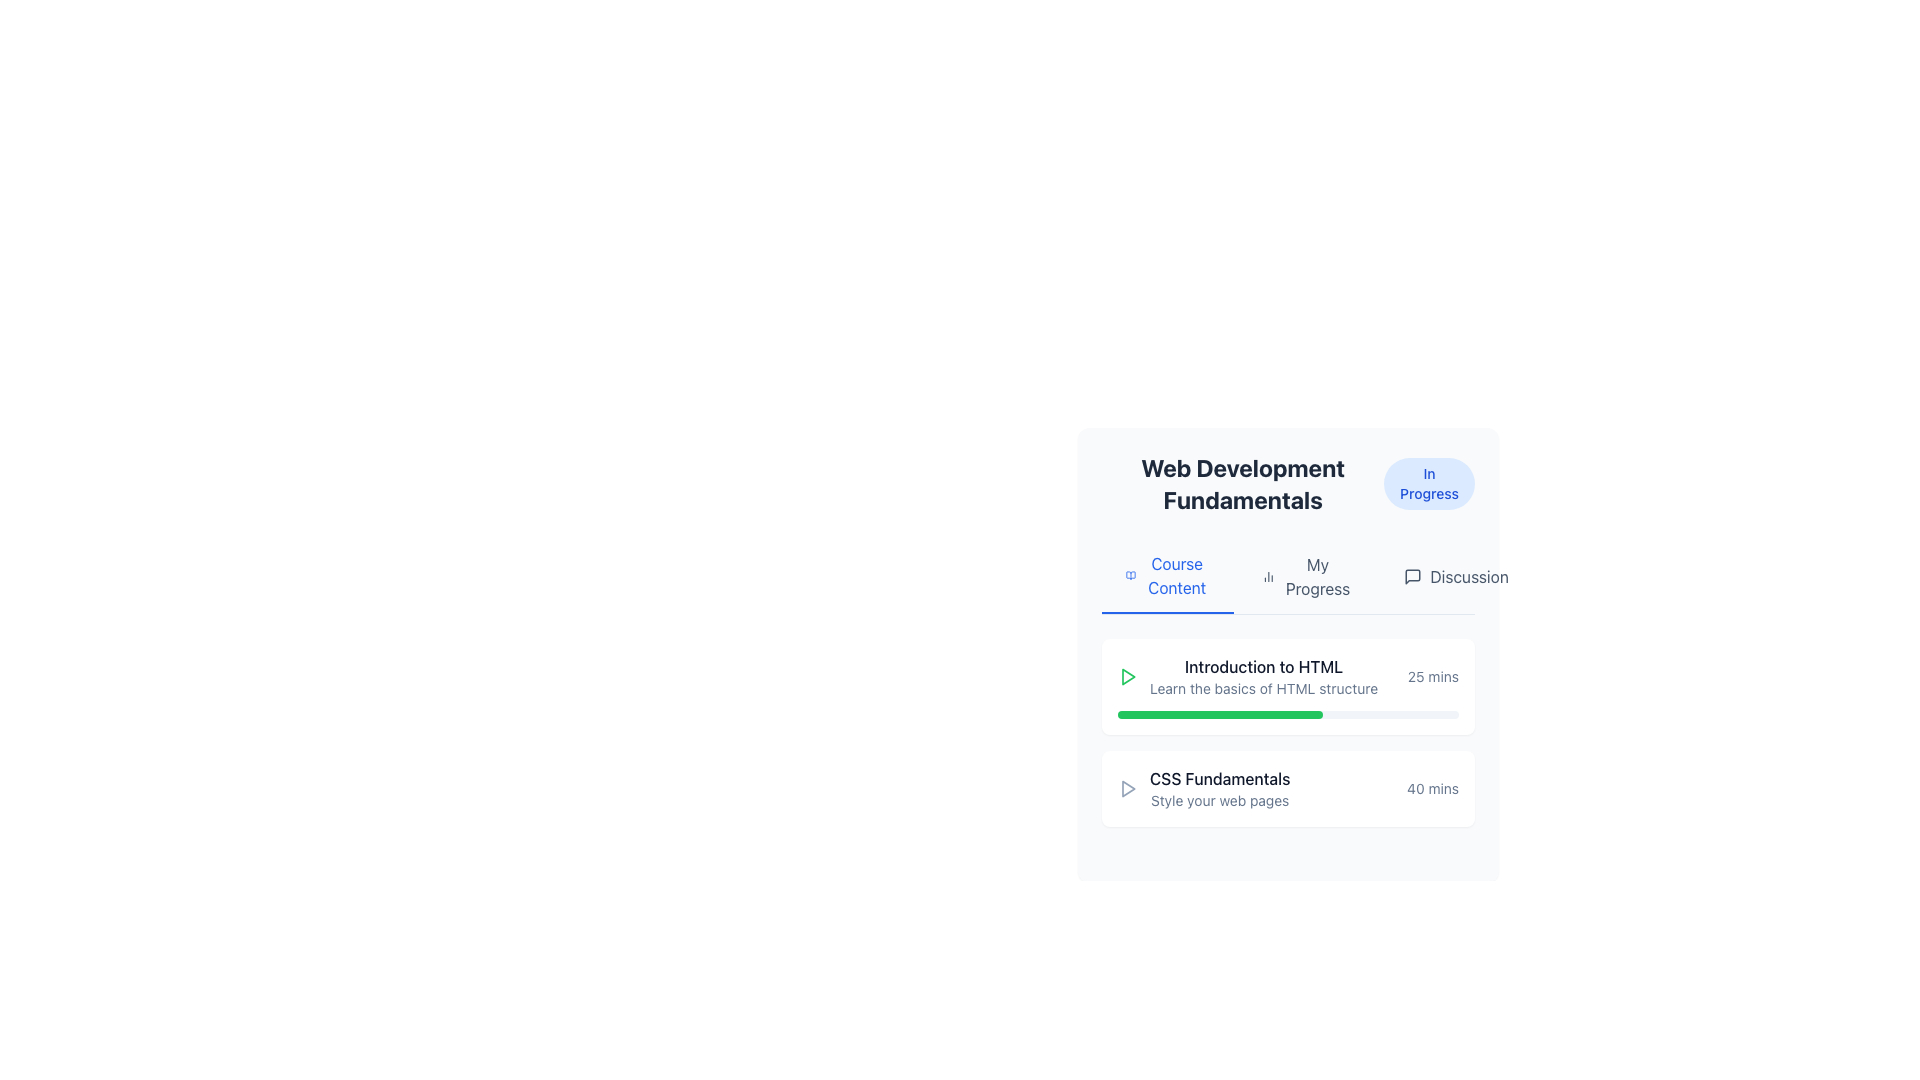 The image size is (1920, 1080). I want to click on the 'Course Content' button, so click(1167, 577).